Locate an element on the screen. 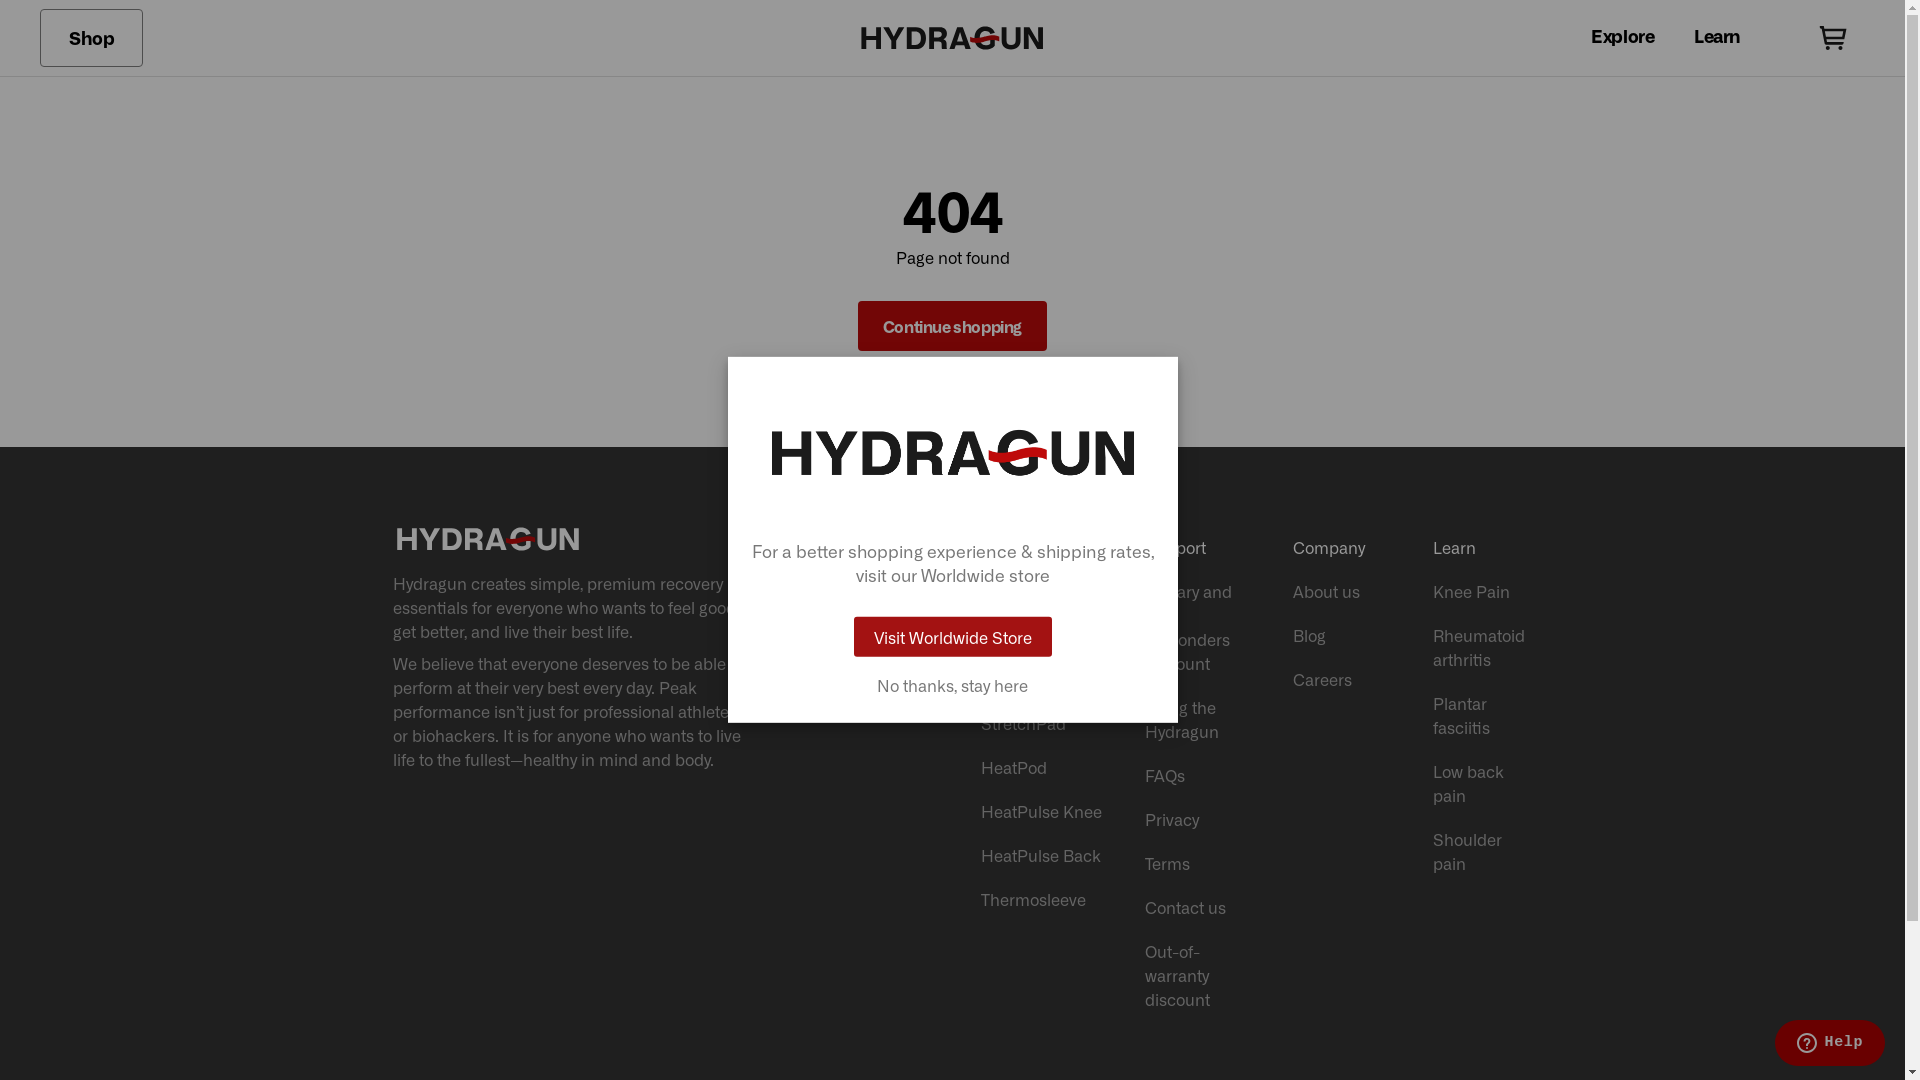  'Military and first responders discount' is located at coordinates (1143, 626).